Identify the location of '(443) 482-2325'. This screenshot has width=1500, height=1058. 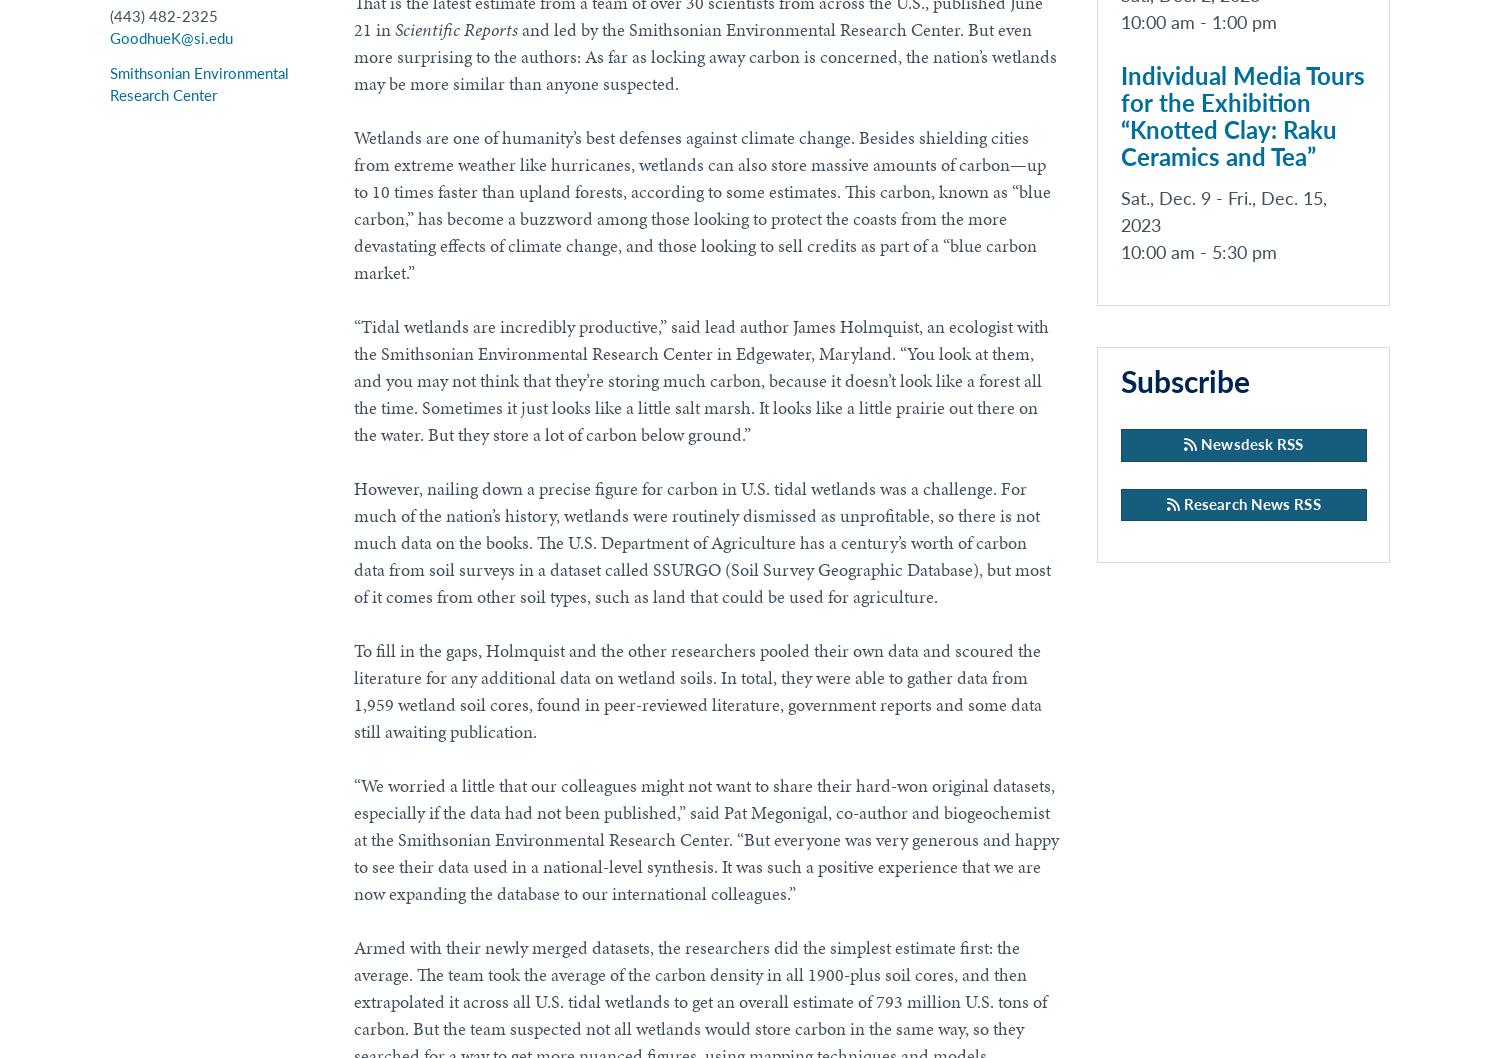
(163, 17).